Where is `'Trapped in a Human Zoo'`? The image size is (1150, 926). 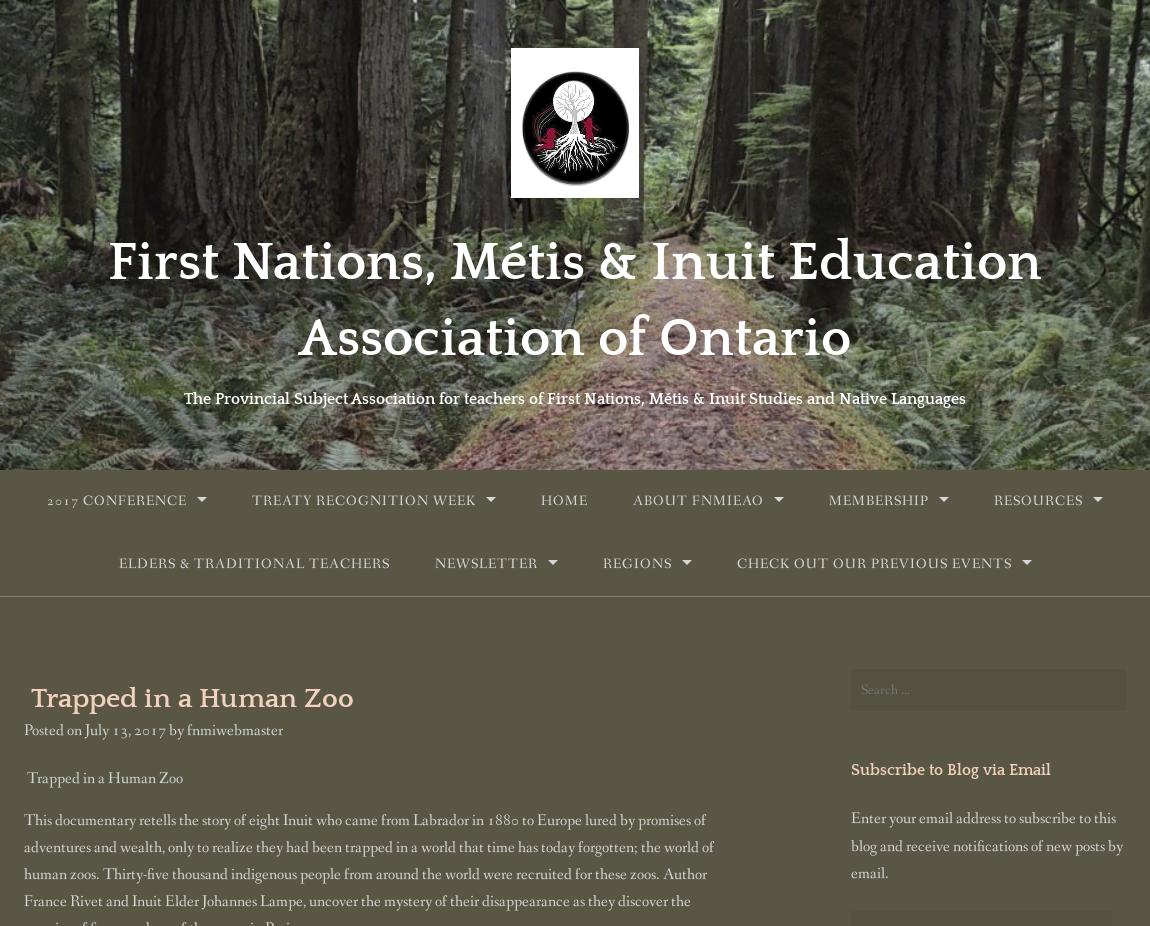
'Trapped in a Human Zoo' is located at coordinates (103, 777).